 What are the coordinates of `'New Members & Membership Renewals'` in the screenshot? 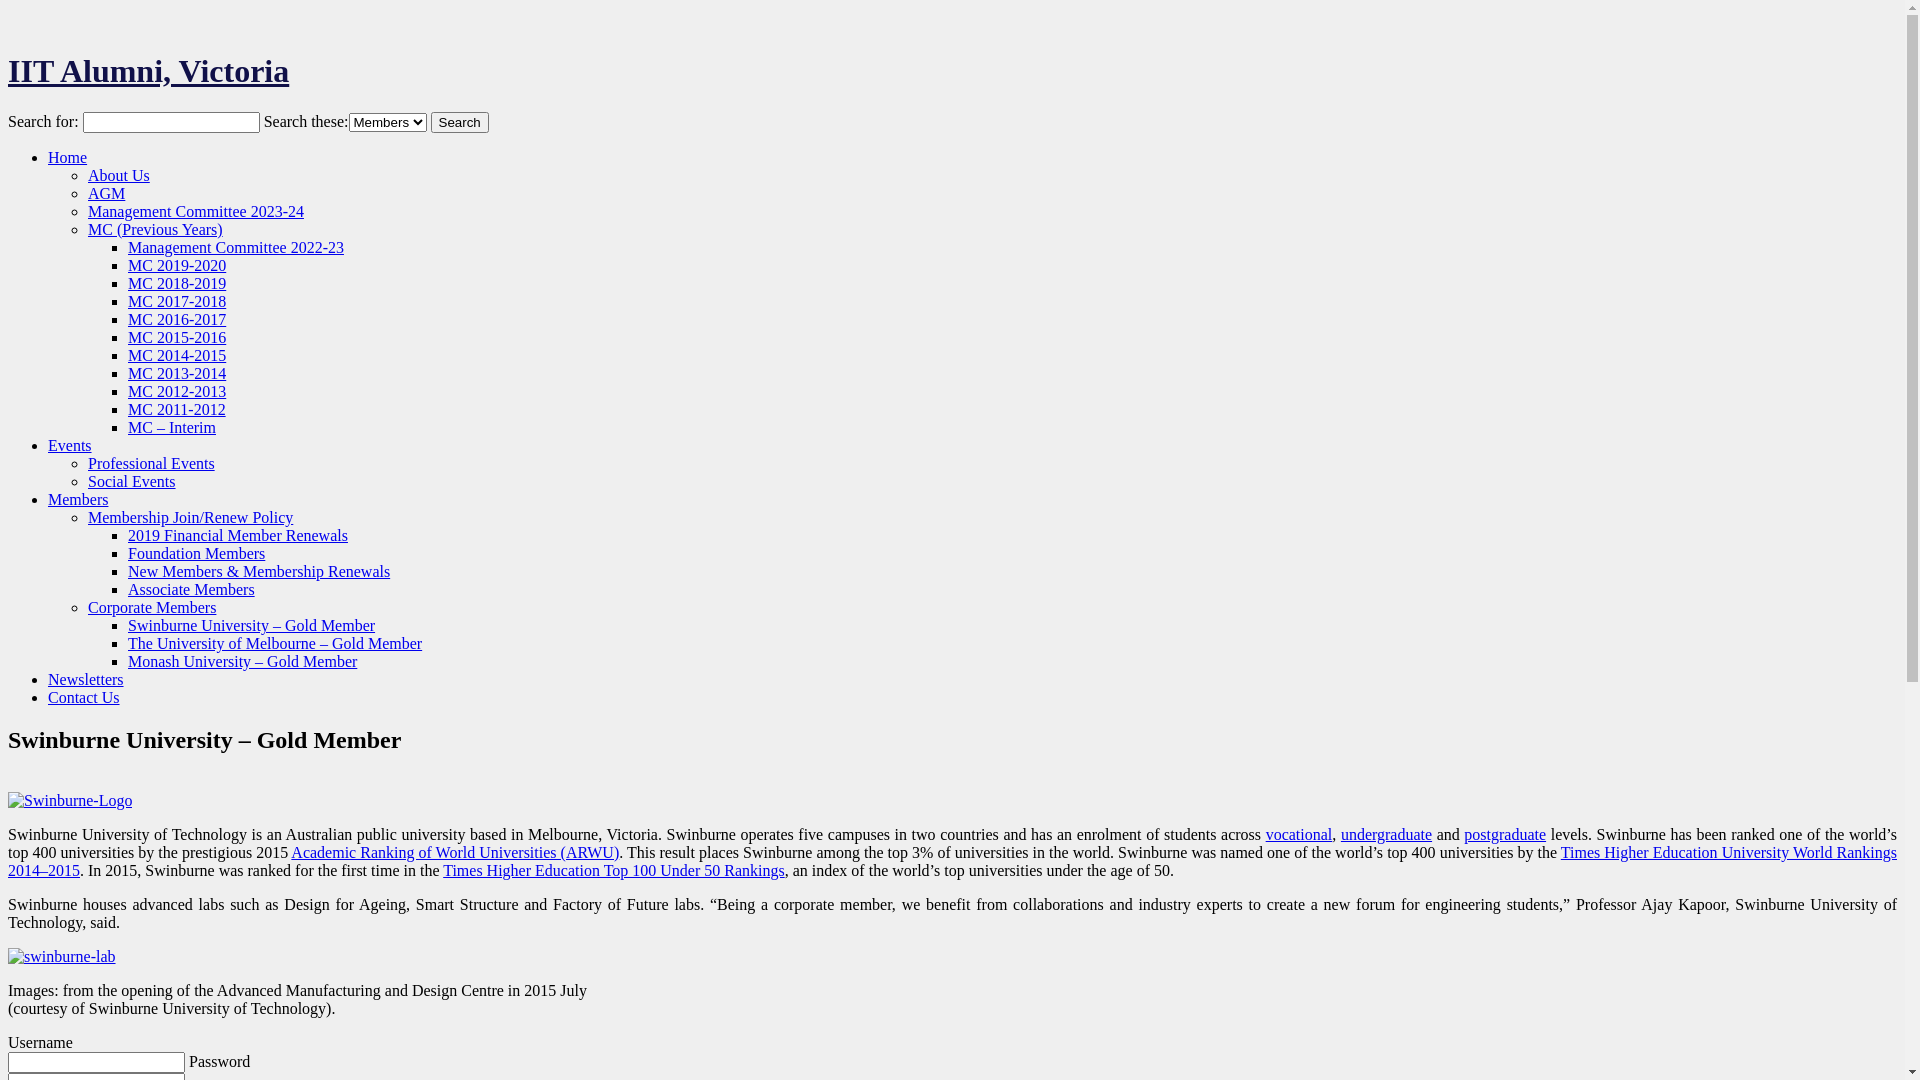 It's located at (258, 571).